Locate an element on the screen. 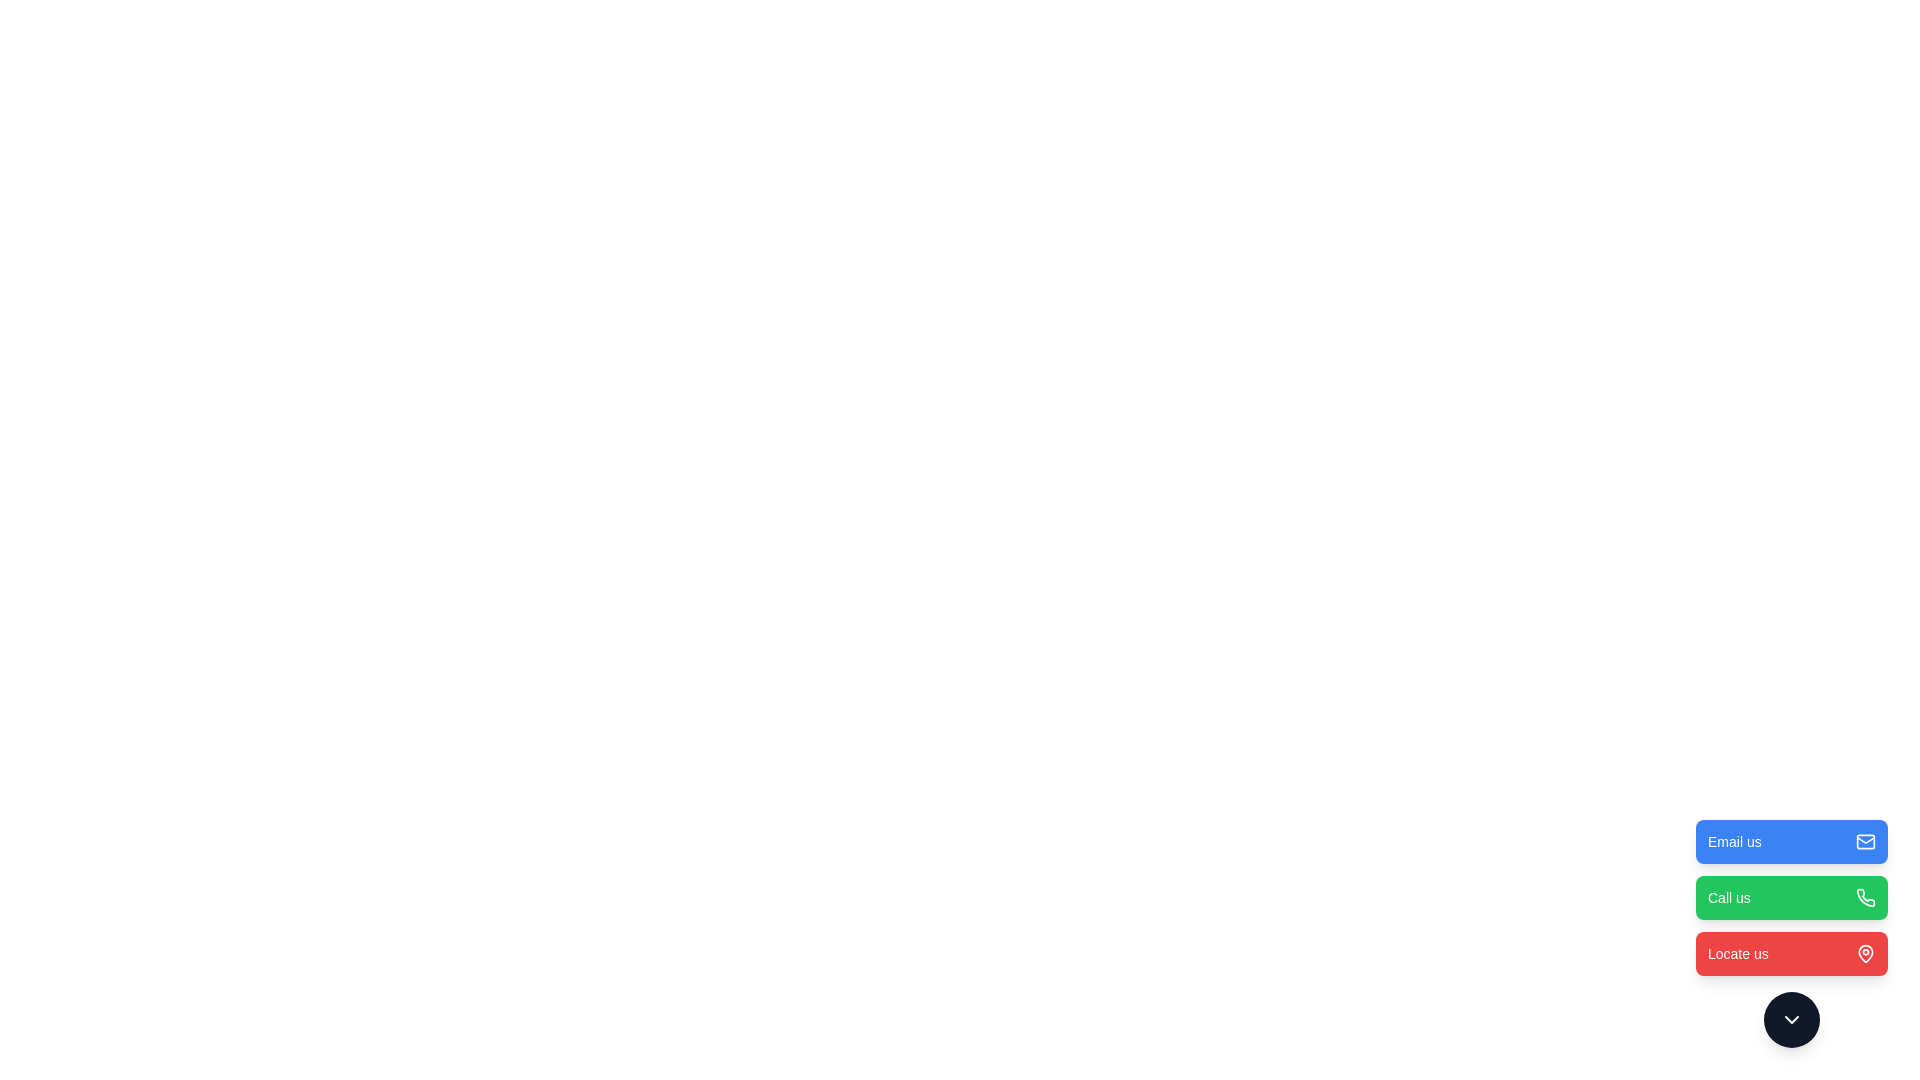  the 'Call us' button is located at coordinates (1791, 897).